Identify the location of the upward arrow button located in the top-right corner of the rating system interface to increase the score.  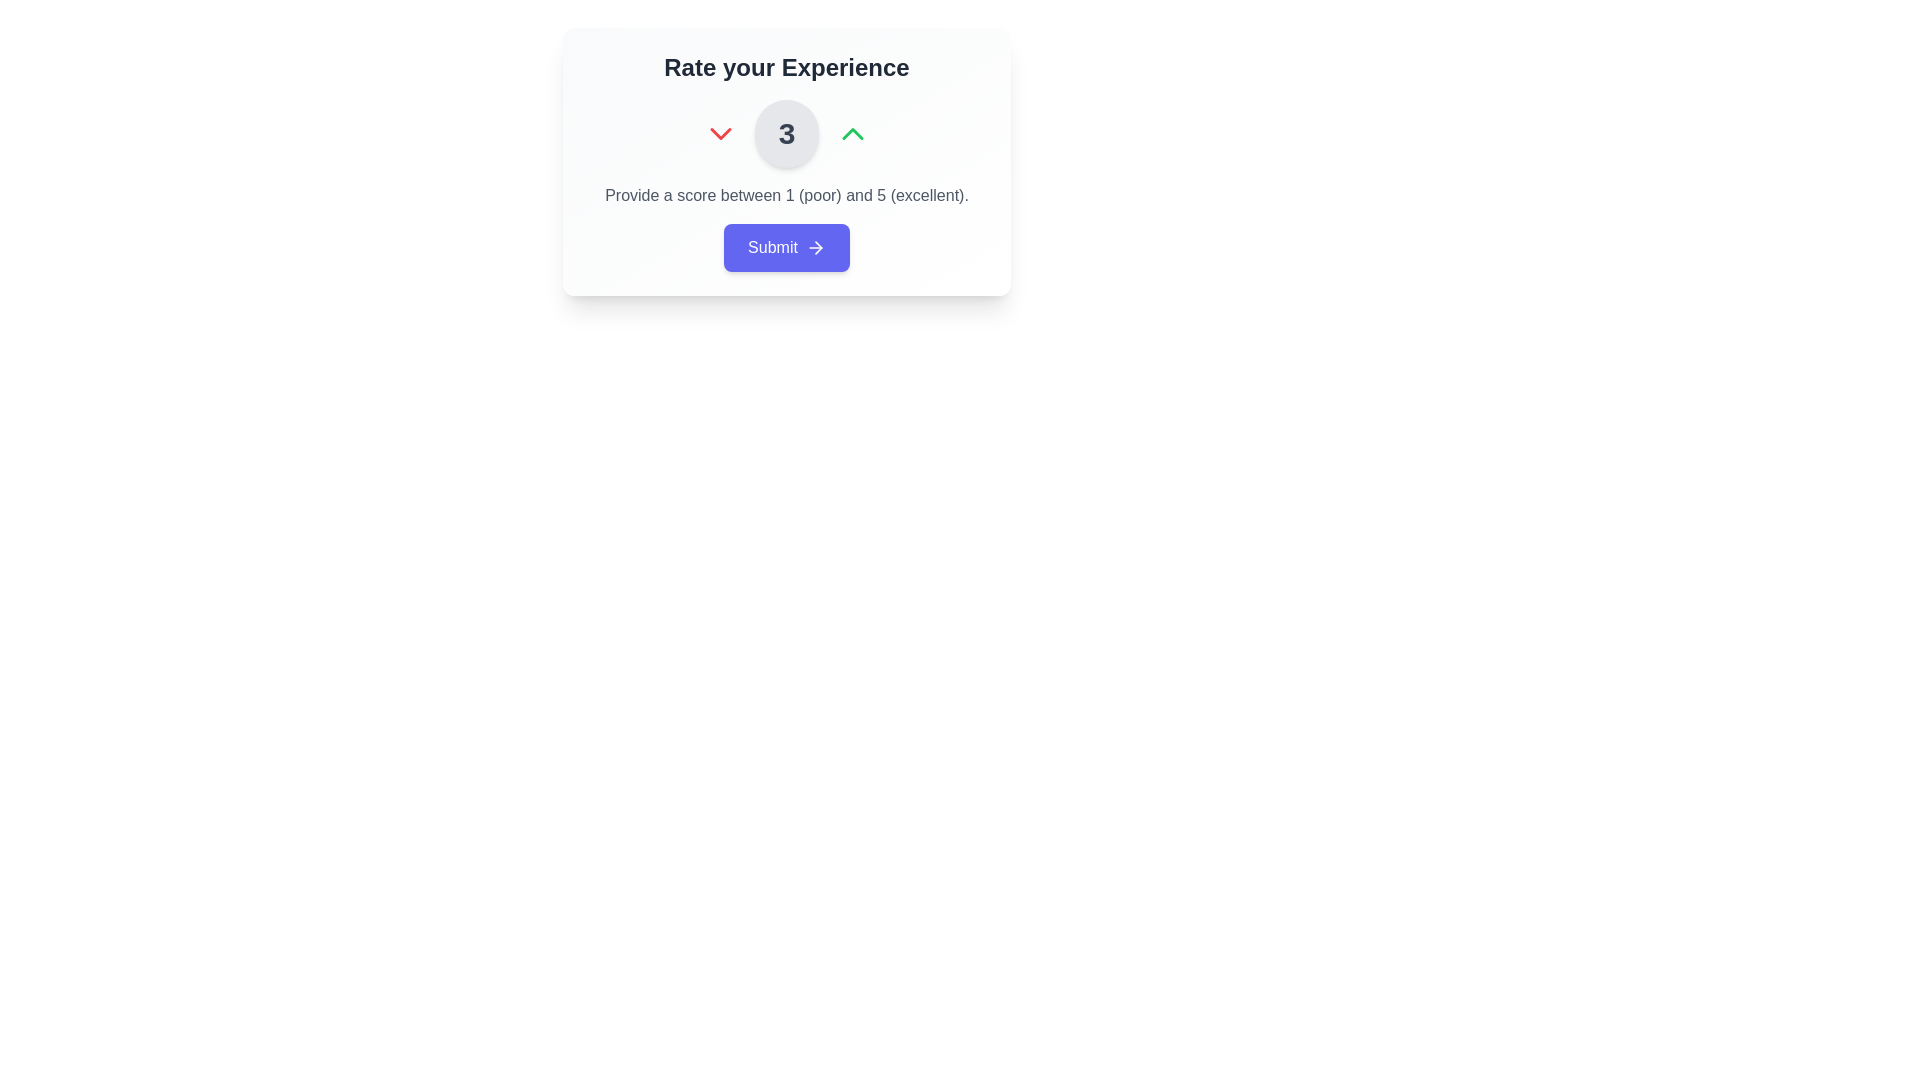
(853, 134).